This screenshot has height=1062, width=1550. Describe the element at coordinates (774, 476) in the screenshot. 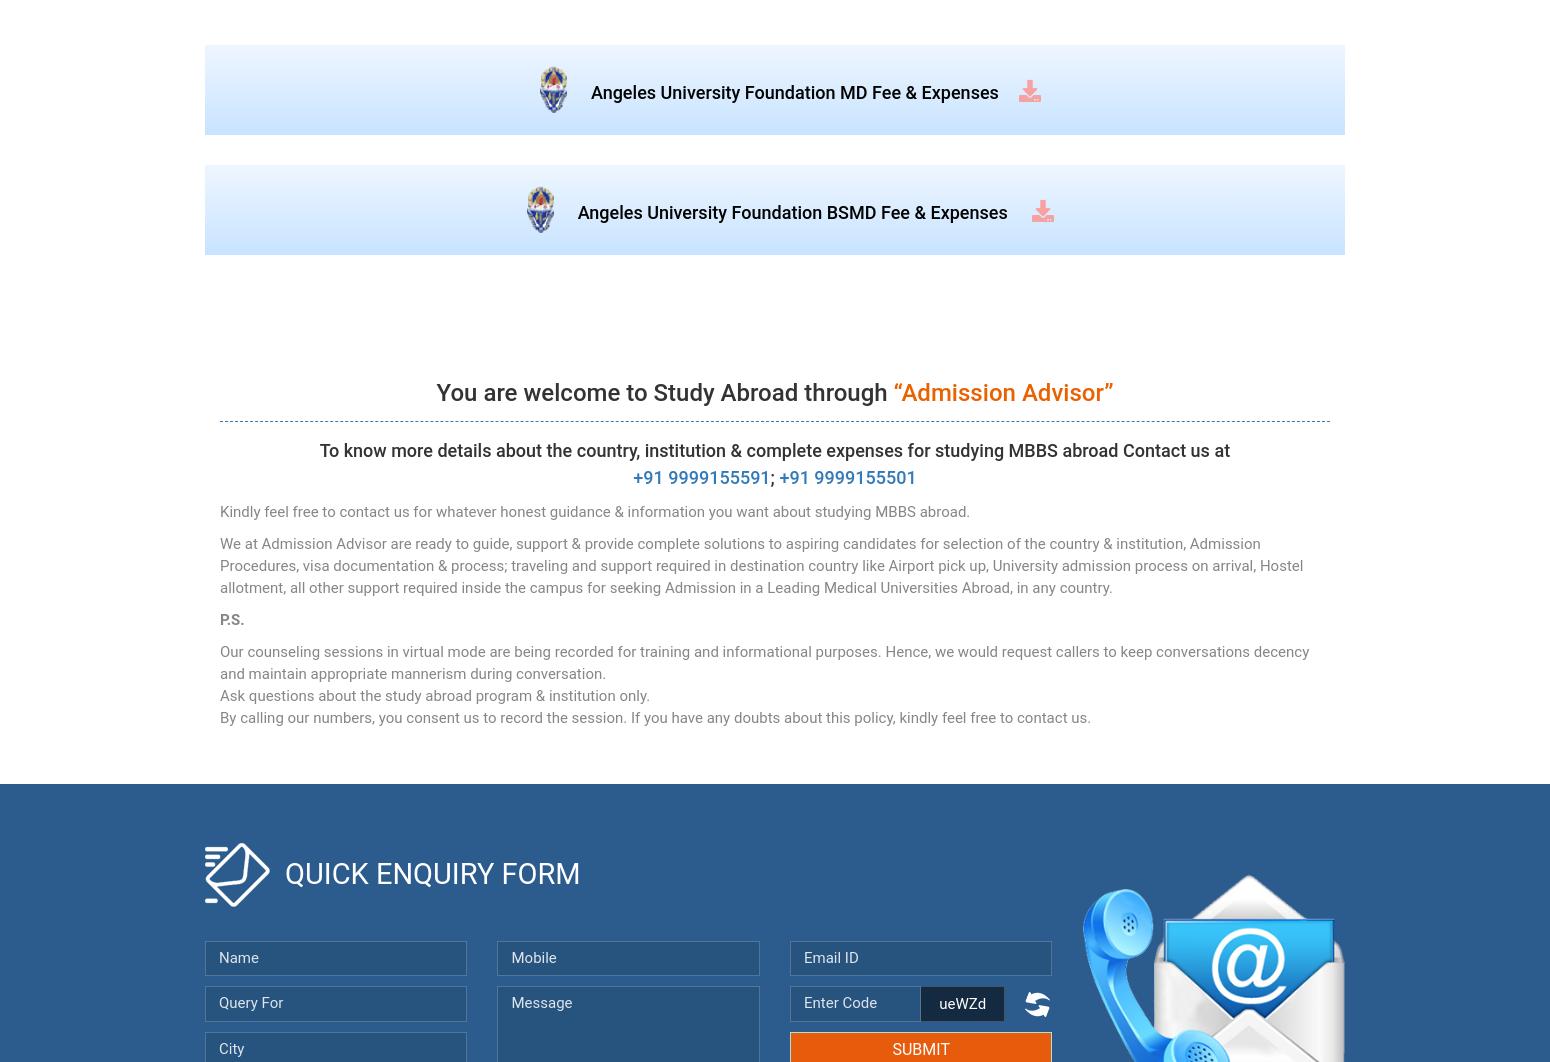

I see `';'` at that location.